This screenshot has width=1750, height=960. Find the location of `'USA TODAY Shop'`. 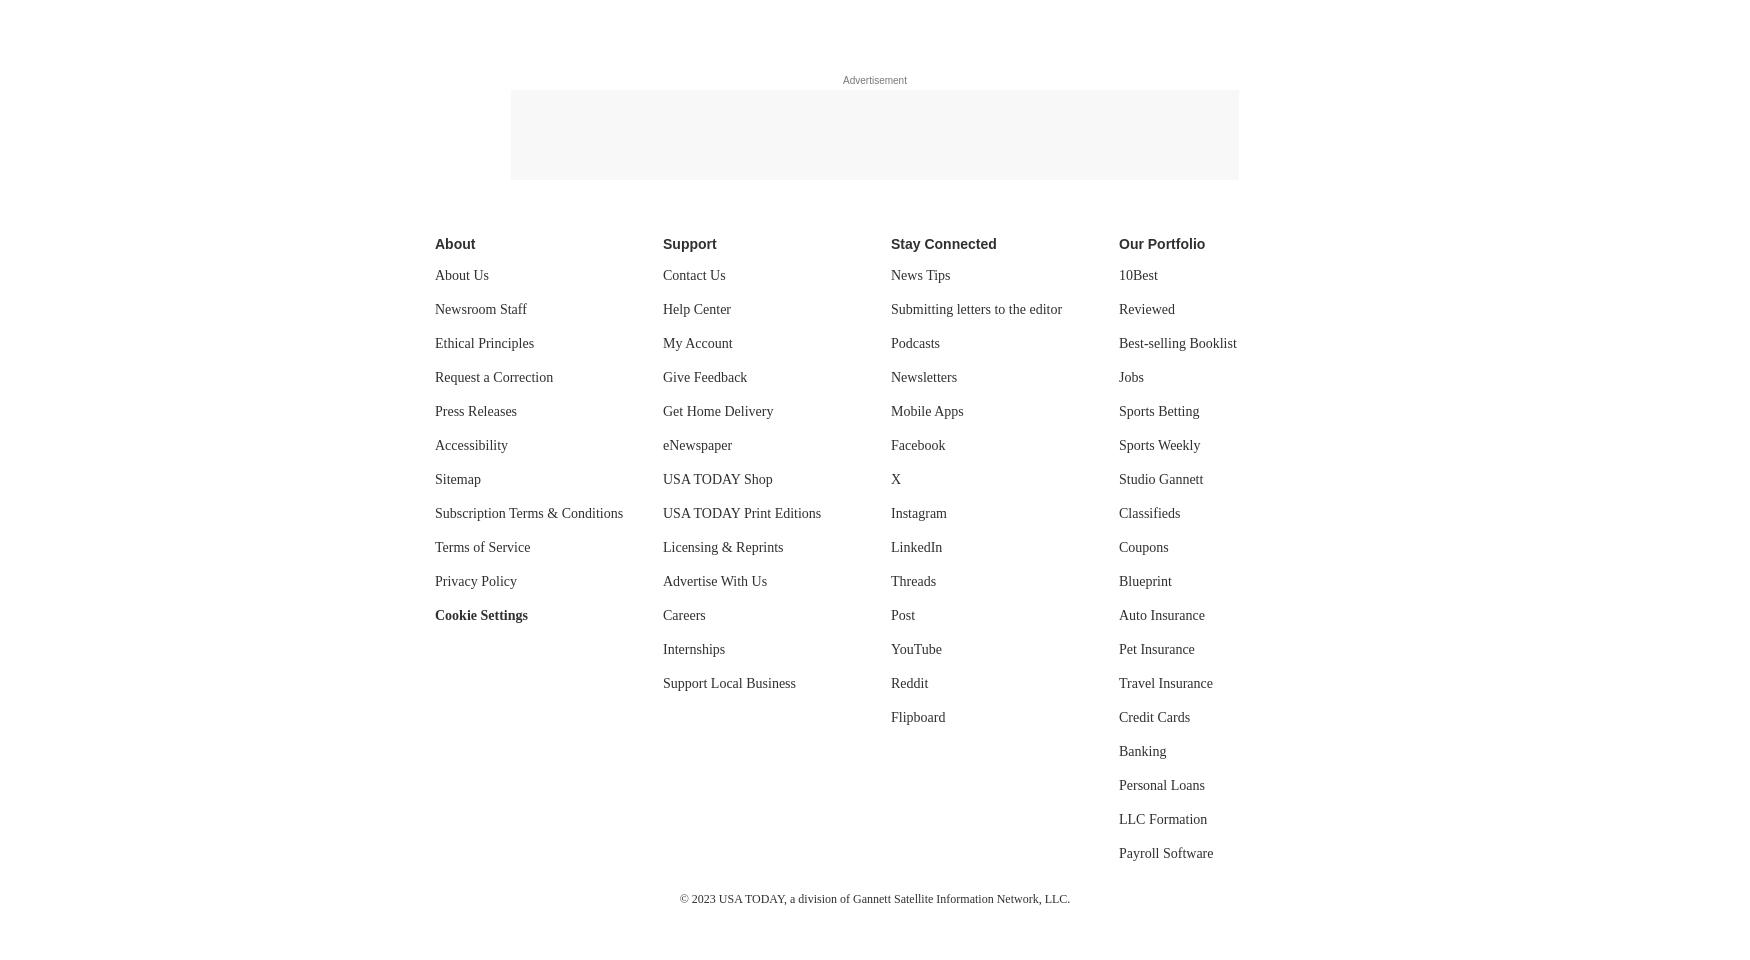

'USA TODAY Shop' is located at coordinates (717, 479).